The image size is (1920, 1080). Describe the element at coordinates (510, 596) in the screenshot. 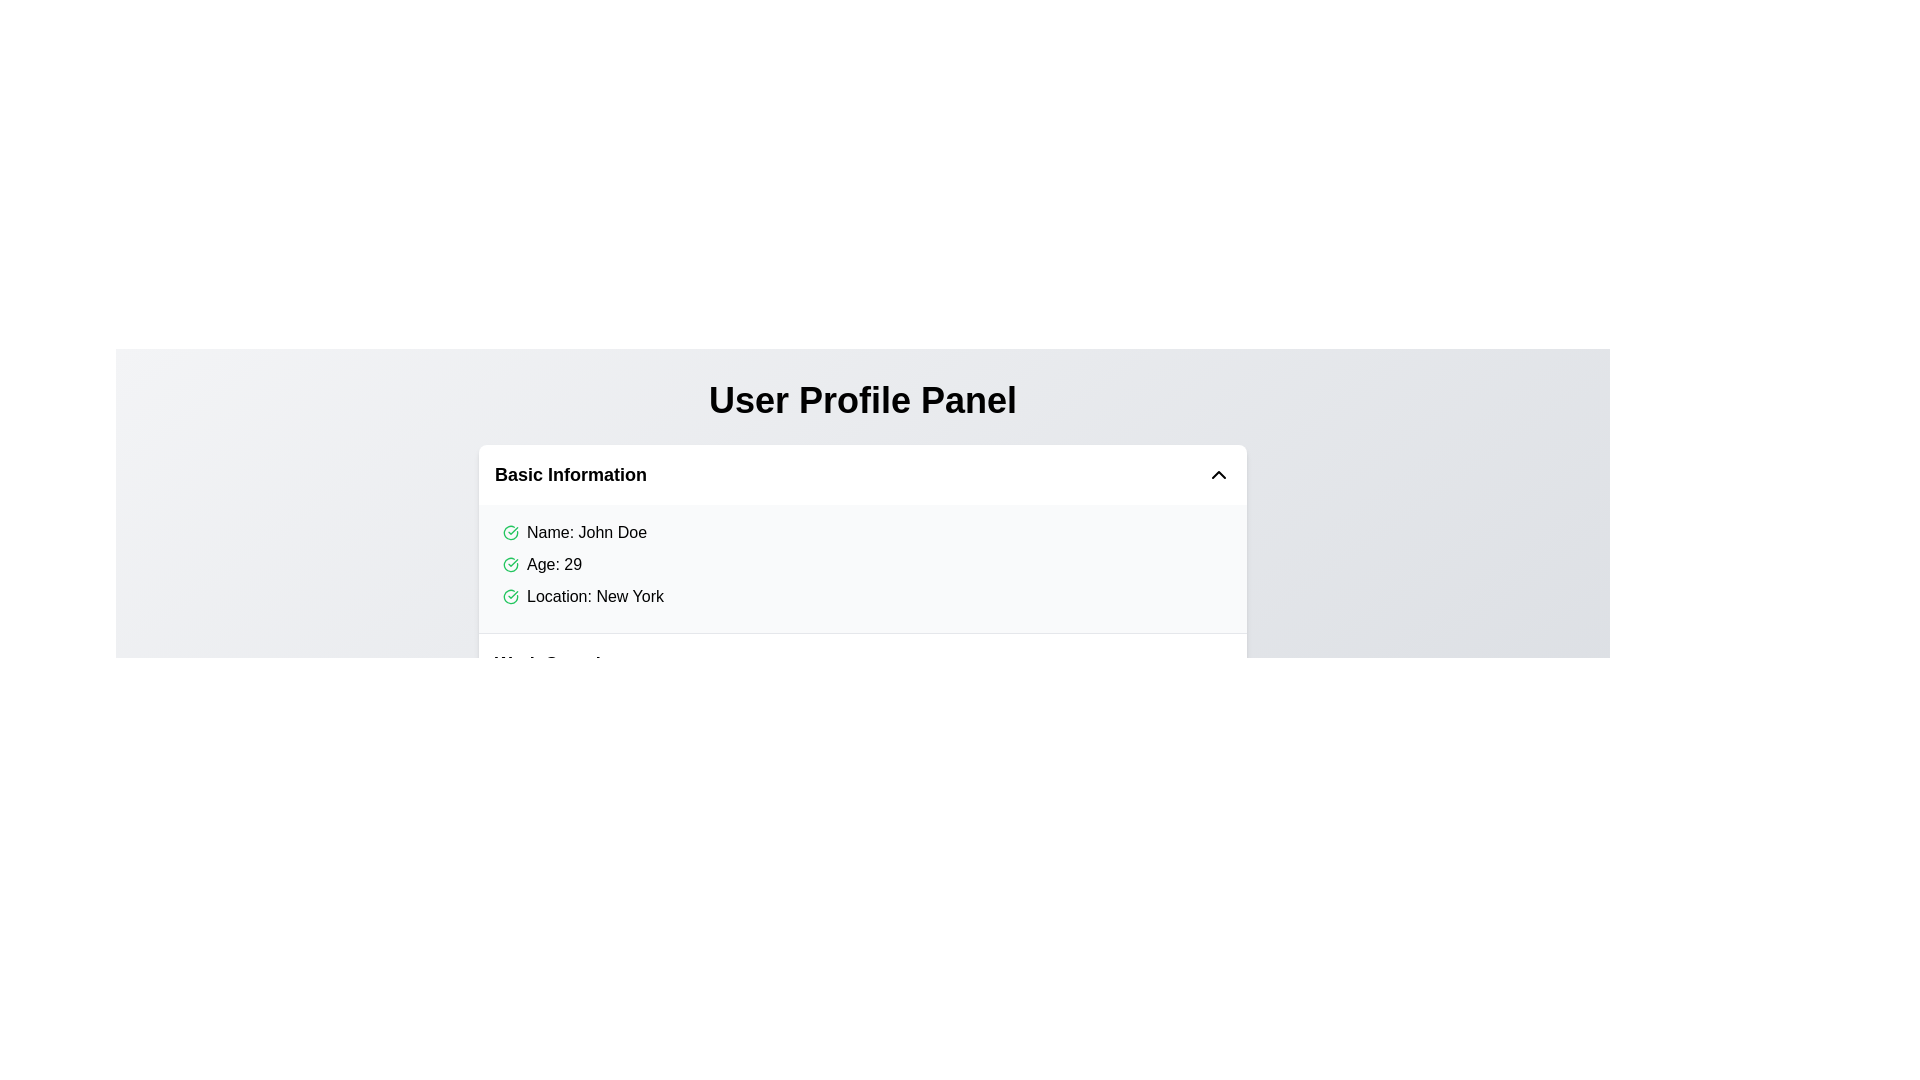

I see `the verified status icon located to the left of the 'Location: New York' text in the 'Basic Information' section of the 'User Profile Panel'` at that location.